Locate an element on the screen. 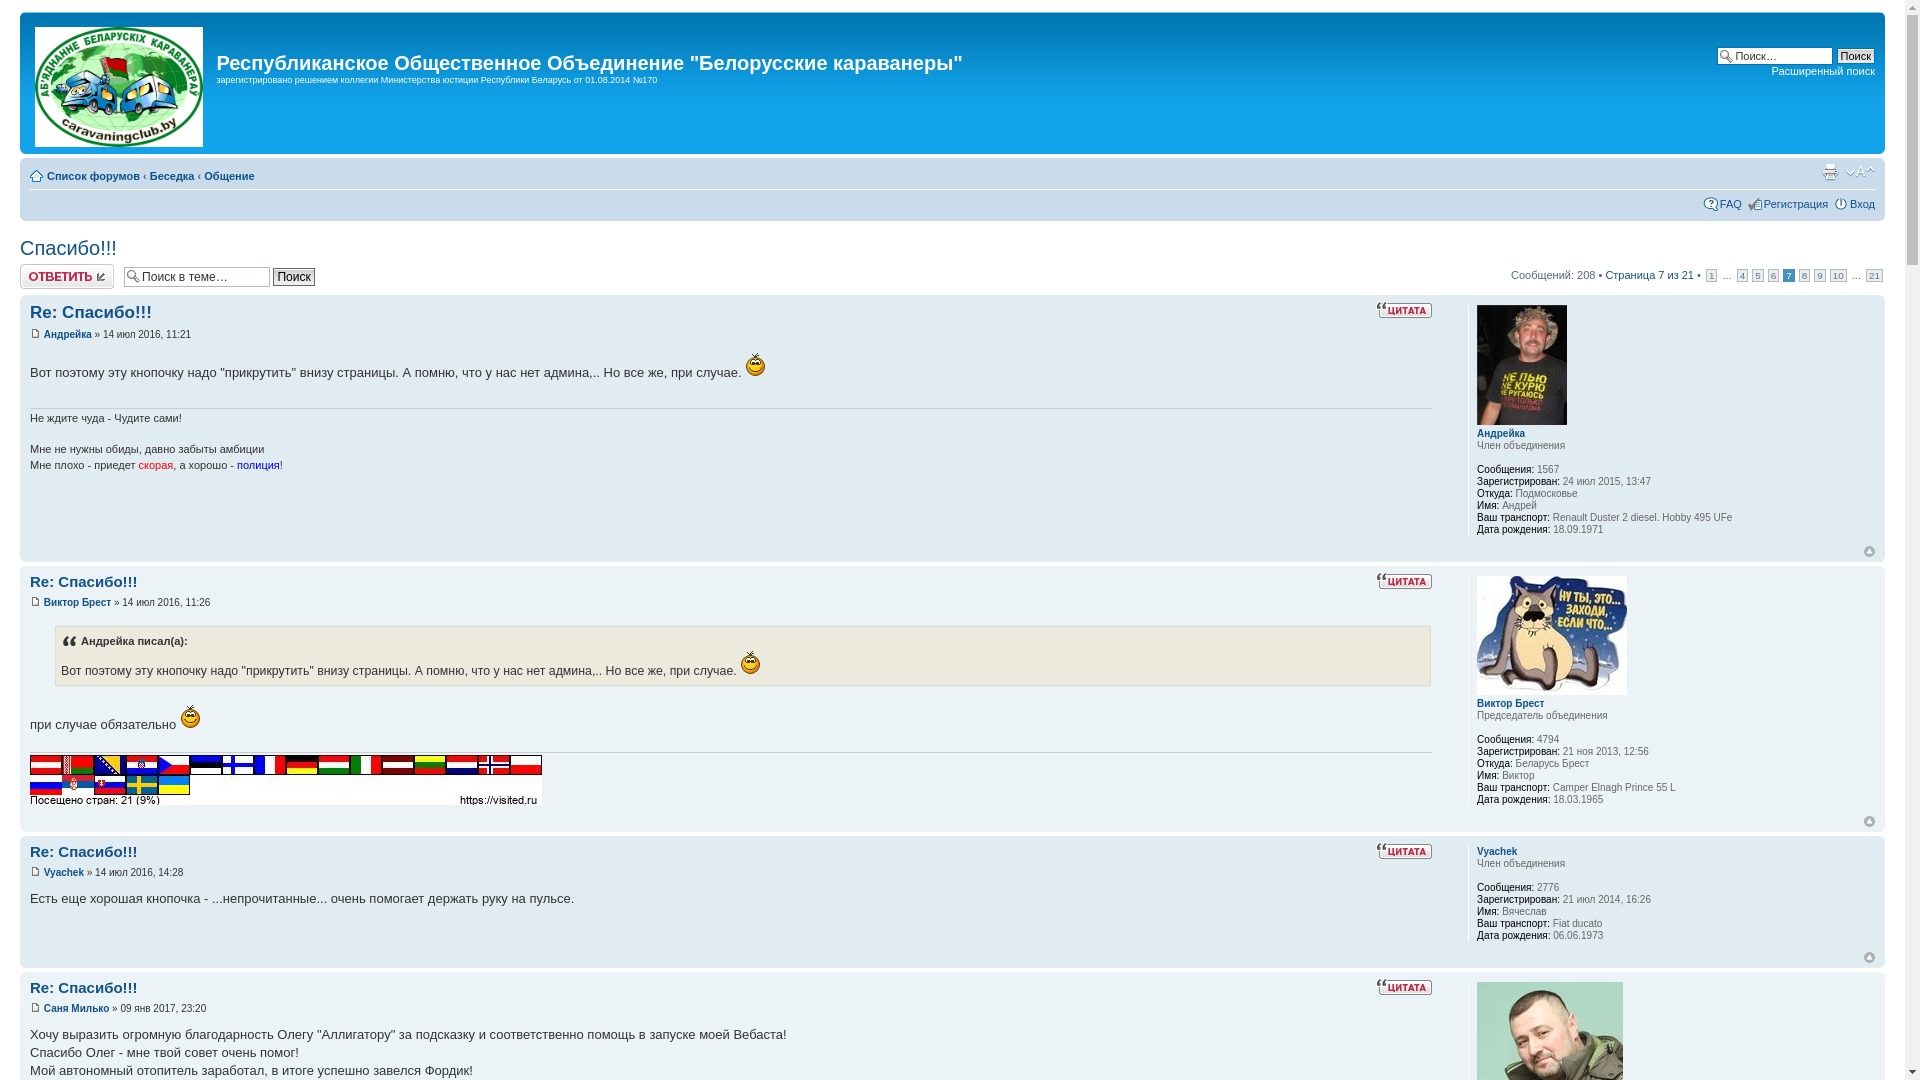  'Vyachek' is located at coordinates (1497, 851).